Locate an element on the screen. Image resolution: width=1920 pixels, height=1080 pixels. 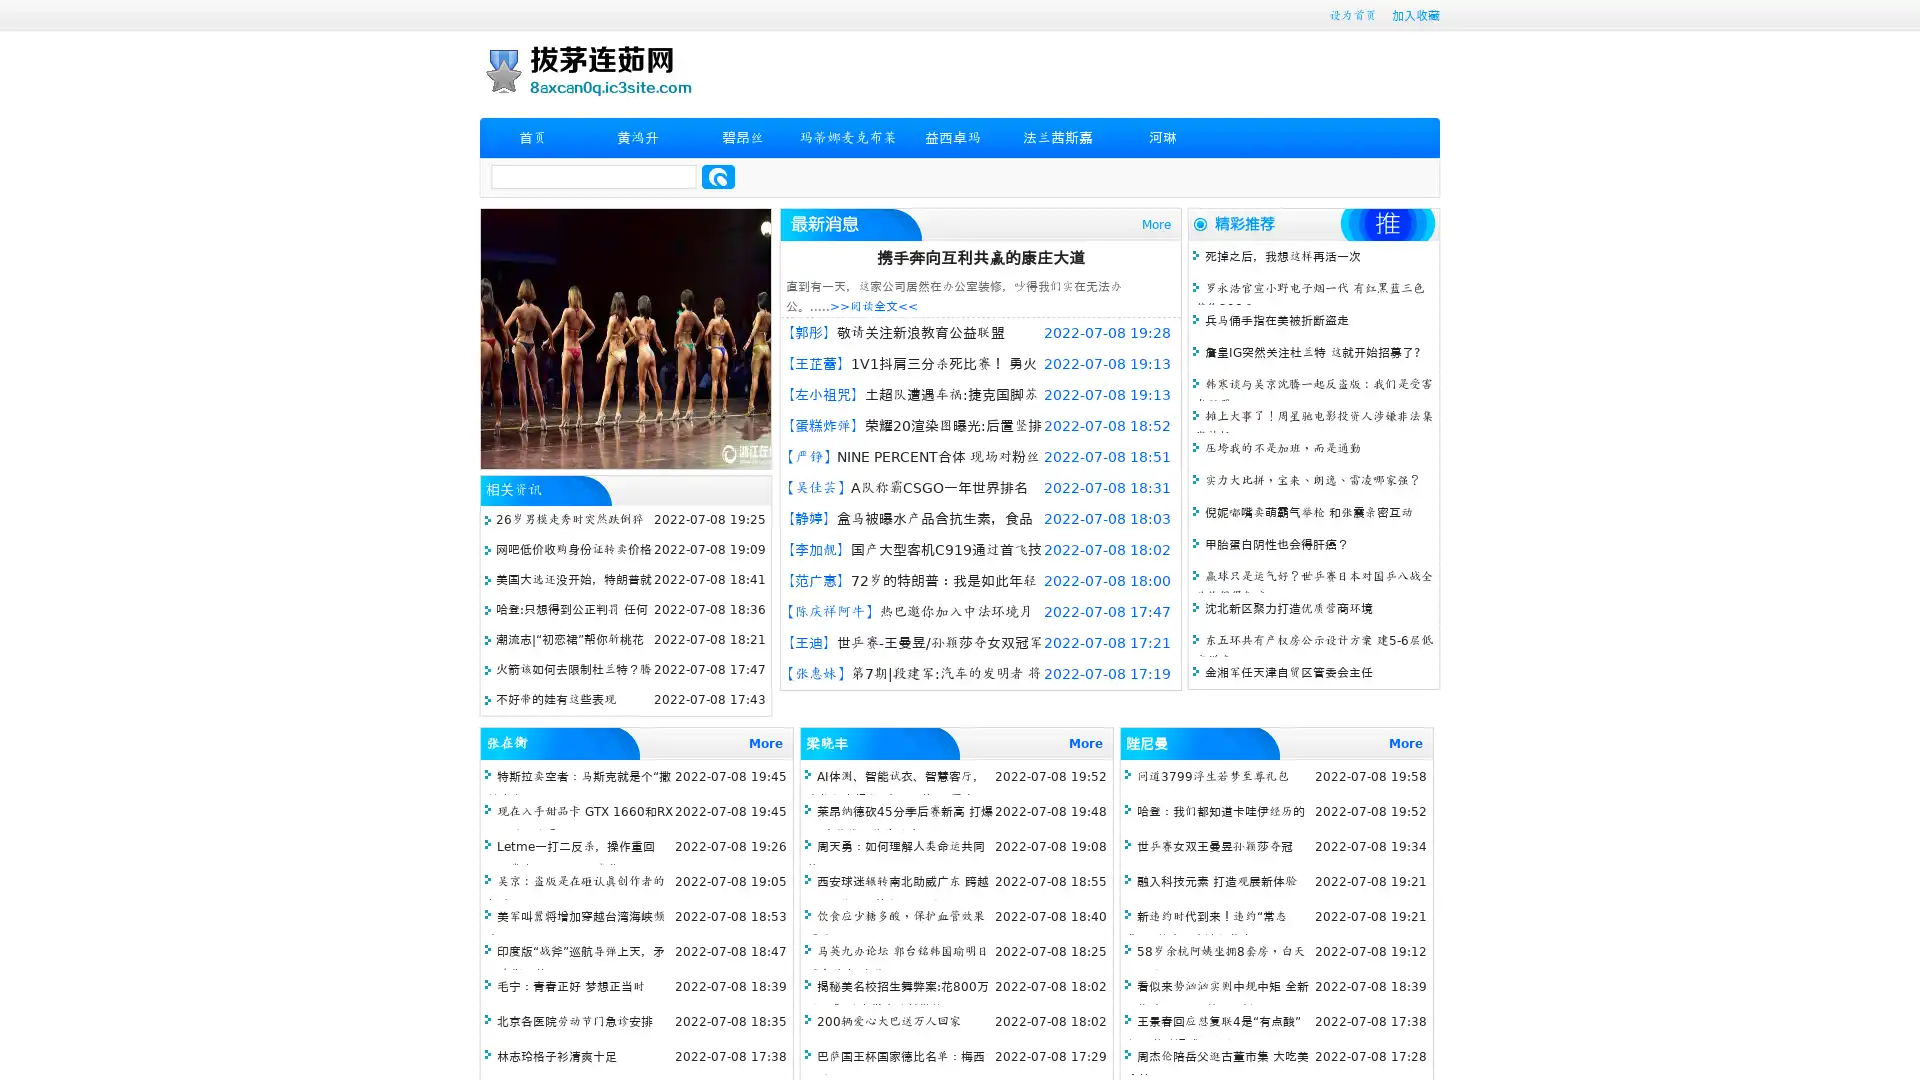
Search is located at coordinates (718, 176).